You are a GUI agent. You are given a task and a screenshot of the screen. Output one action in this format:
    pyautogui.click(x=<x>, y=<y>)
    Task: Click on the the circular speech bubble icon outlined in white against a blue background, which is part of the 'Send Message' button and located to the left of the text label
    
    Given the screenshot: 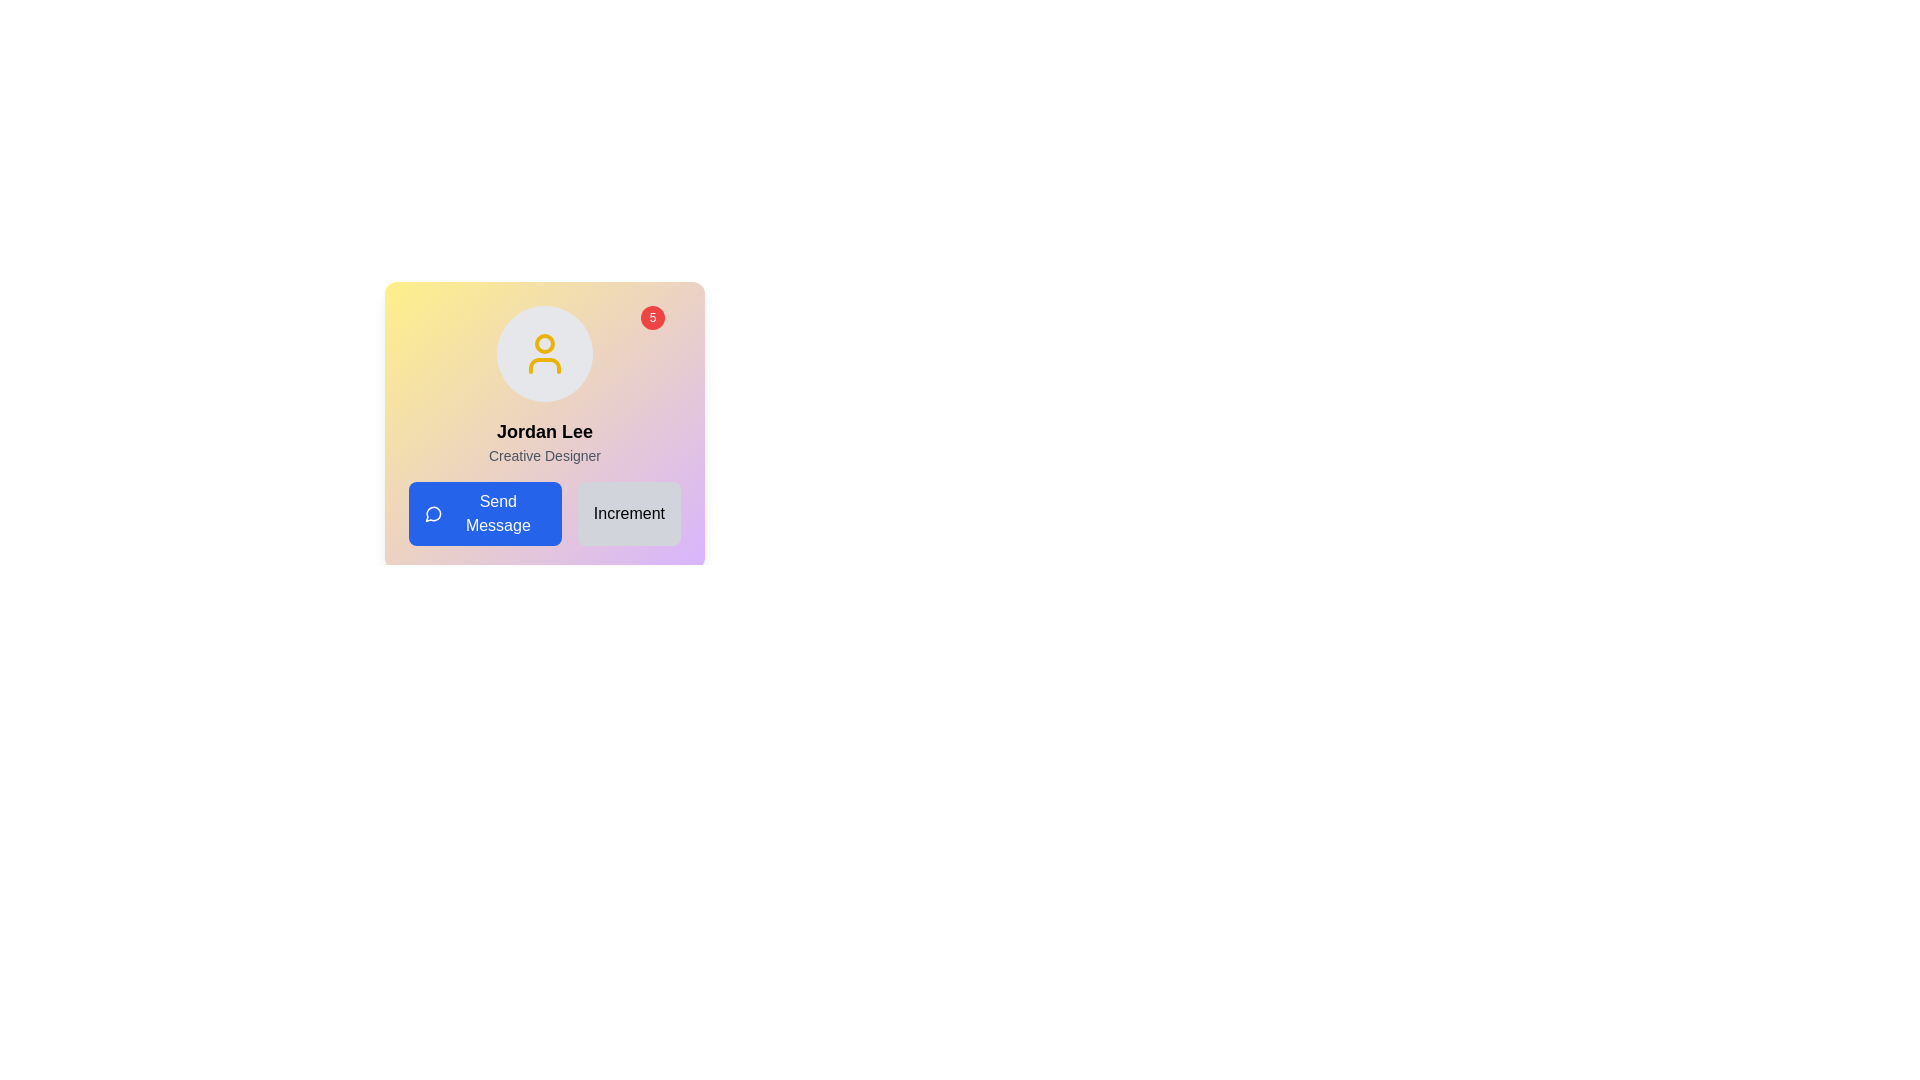 What is the action you would take?
    pyautogui.click(x=432, y=512)
    